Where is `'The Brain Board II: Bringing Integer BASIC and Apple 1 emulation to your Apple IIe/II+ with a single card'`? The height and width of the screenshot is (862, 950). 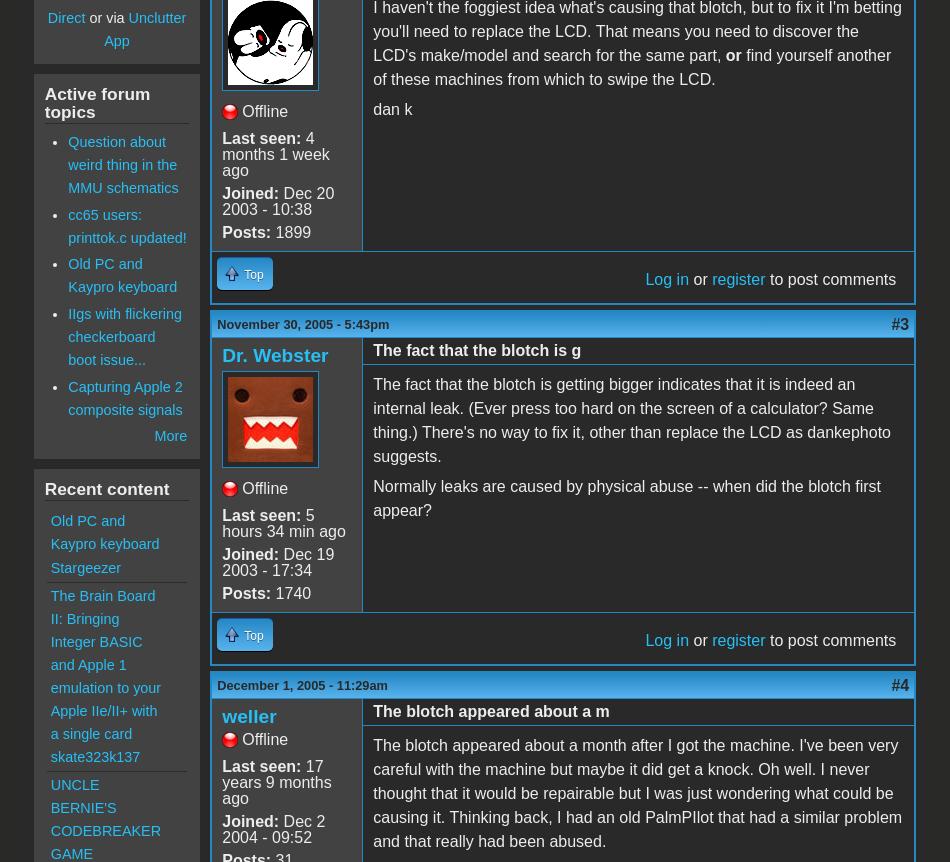 'The Brain Board II: Bringing Integer BASIC and Apple 1 emulation to your Apple IIe/II+ with a single card' is located at coordinates (49, 662).